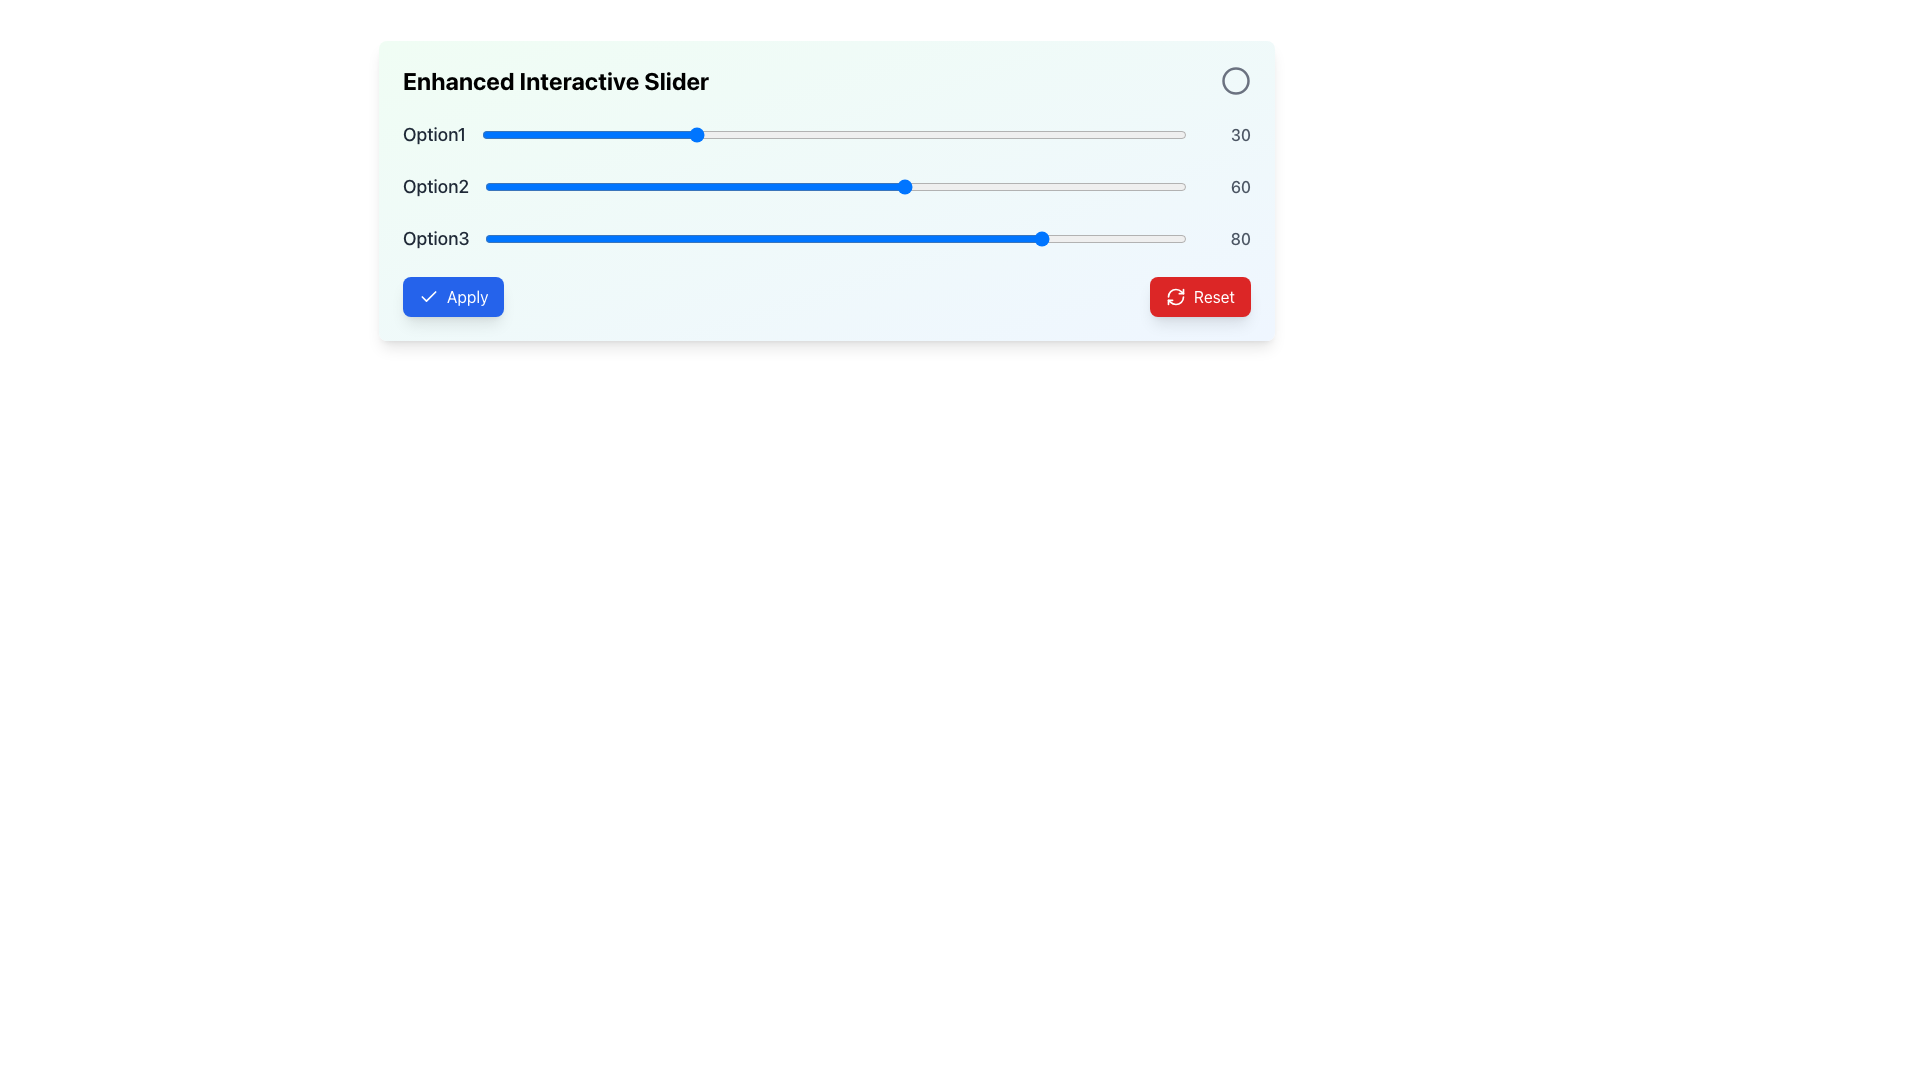  I want to click on slider, so click(589, 186).